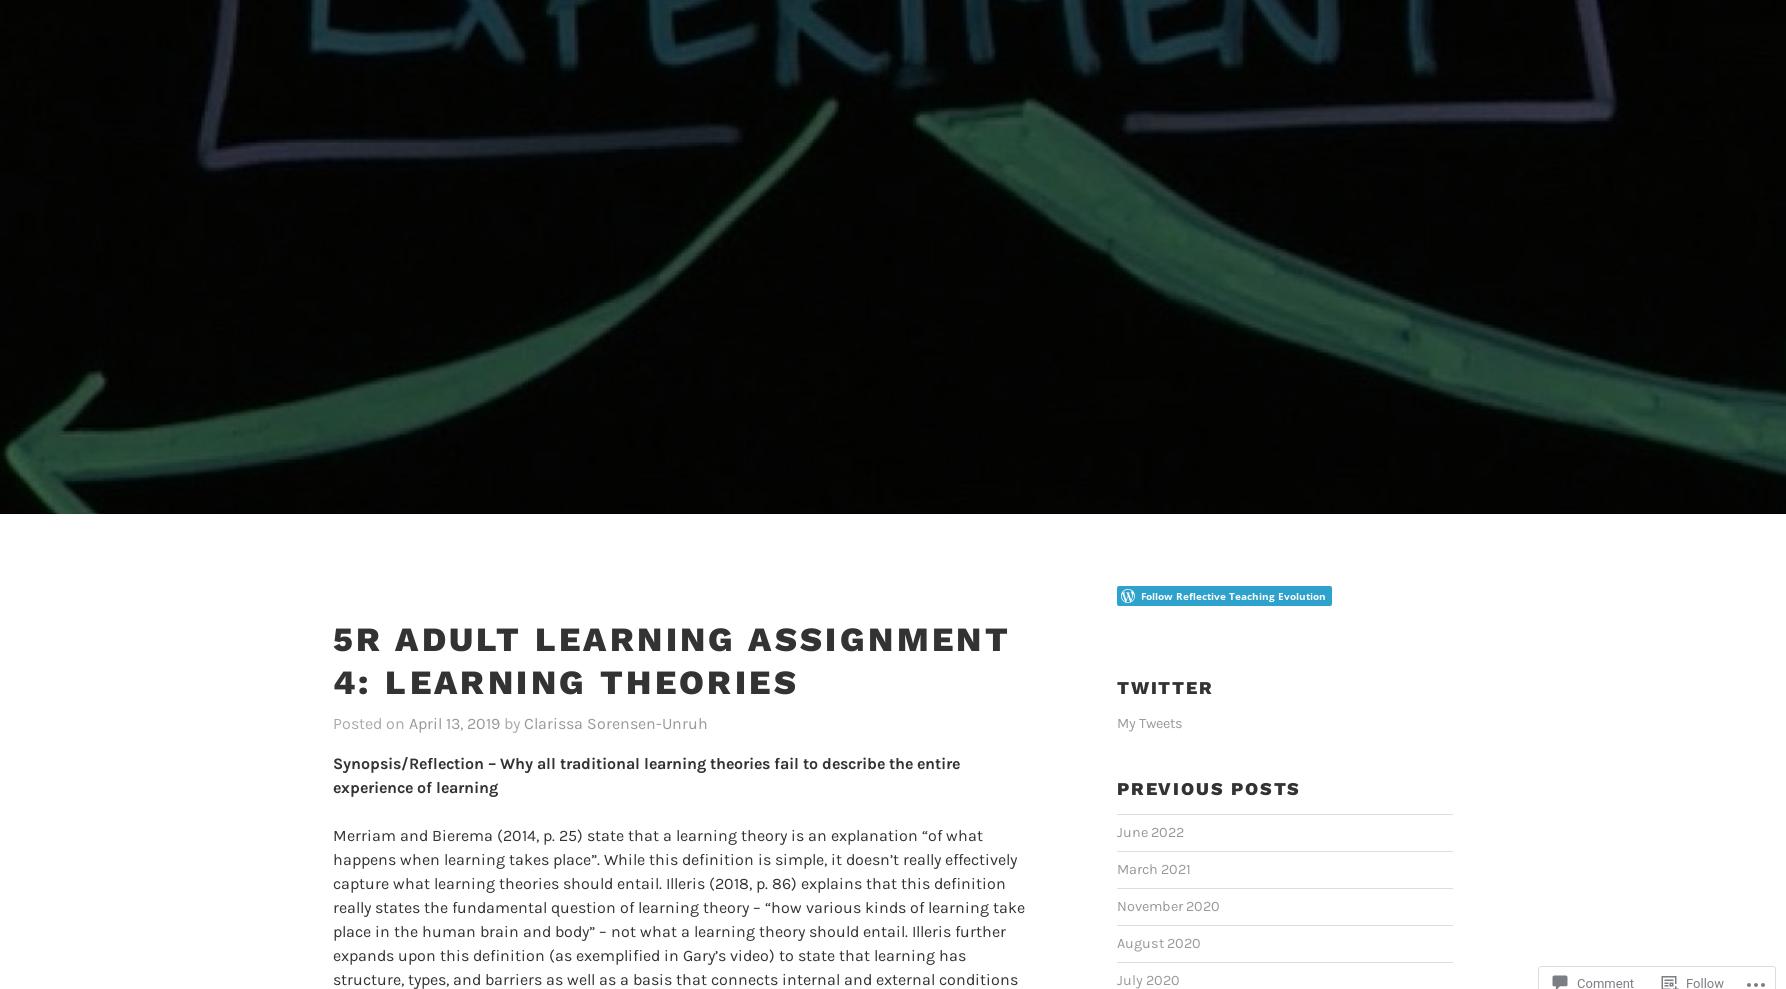  What do you see at coordinates (1115, 948) in the screenshot?
I see `'July 2020'` at bounding box center [1115, 948].